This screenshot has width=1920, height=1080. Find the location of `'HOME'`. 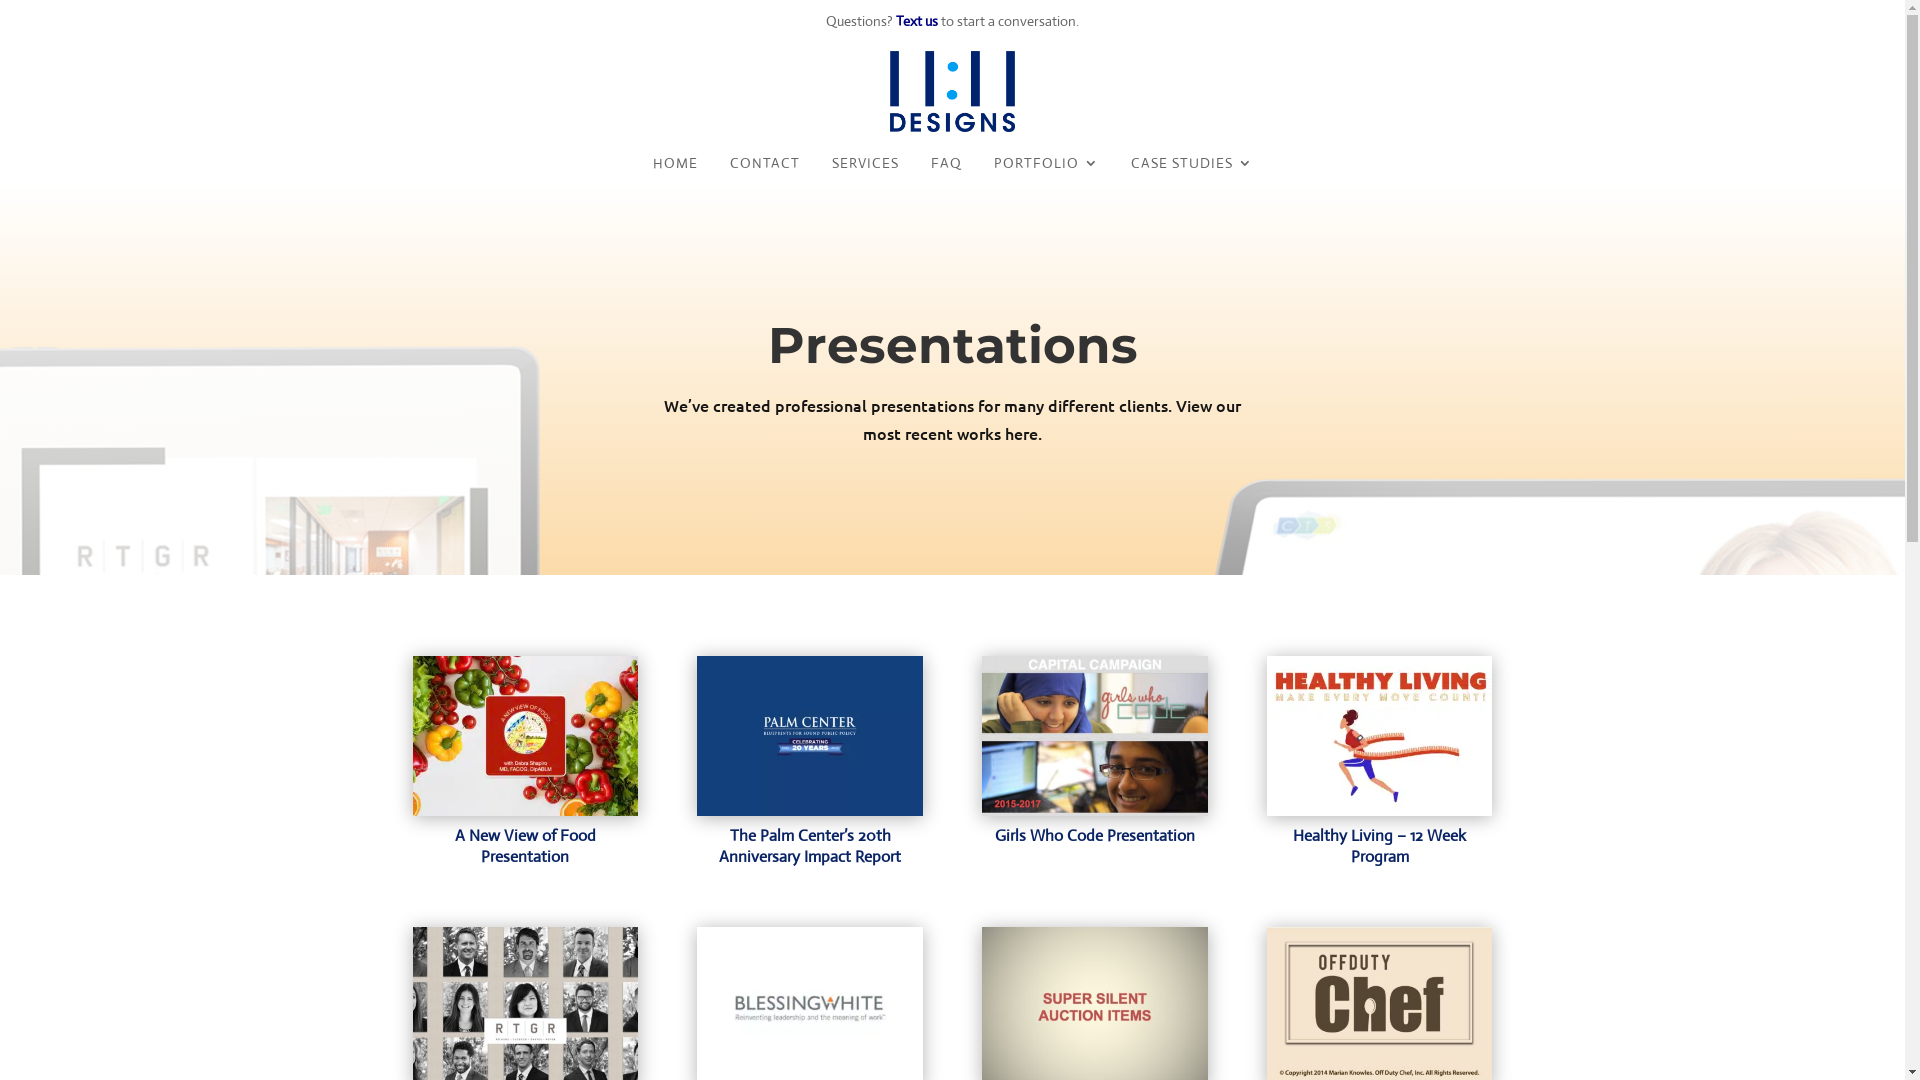

'HOME' is located at coordinates (674, 166).